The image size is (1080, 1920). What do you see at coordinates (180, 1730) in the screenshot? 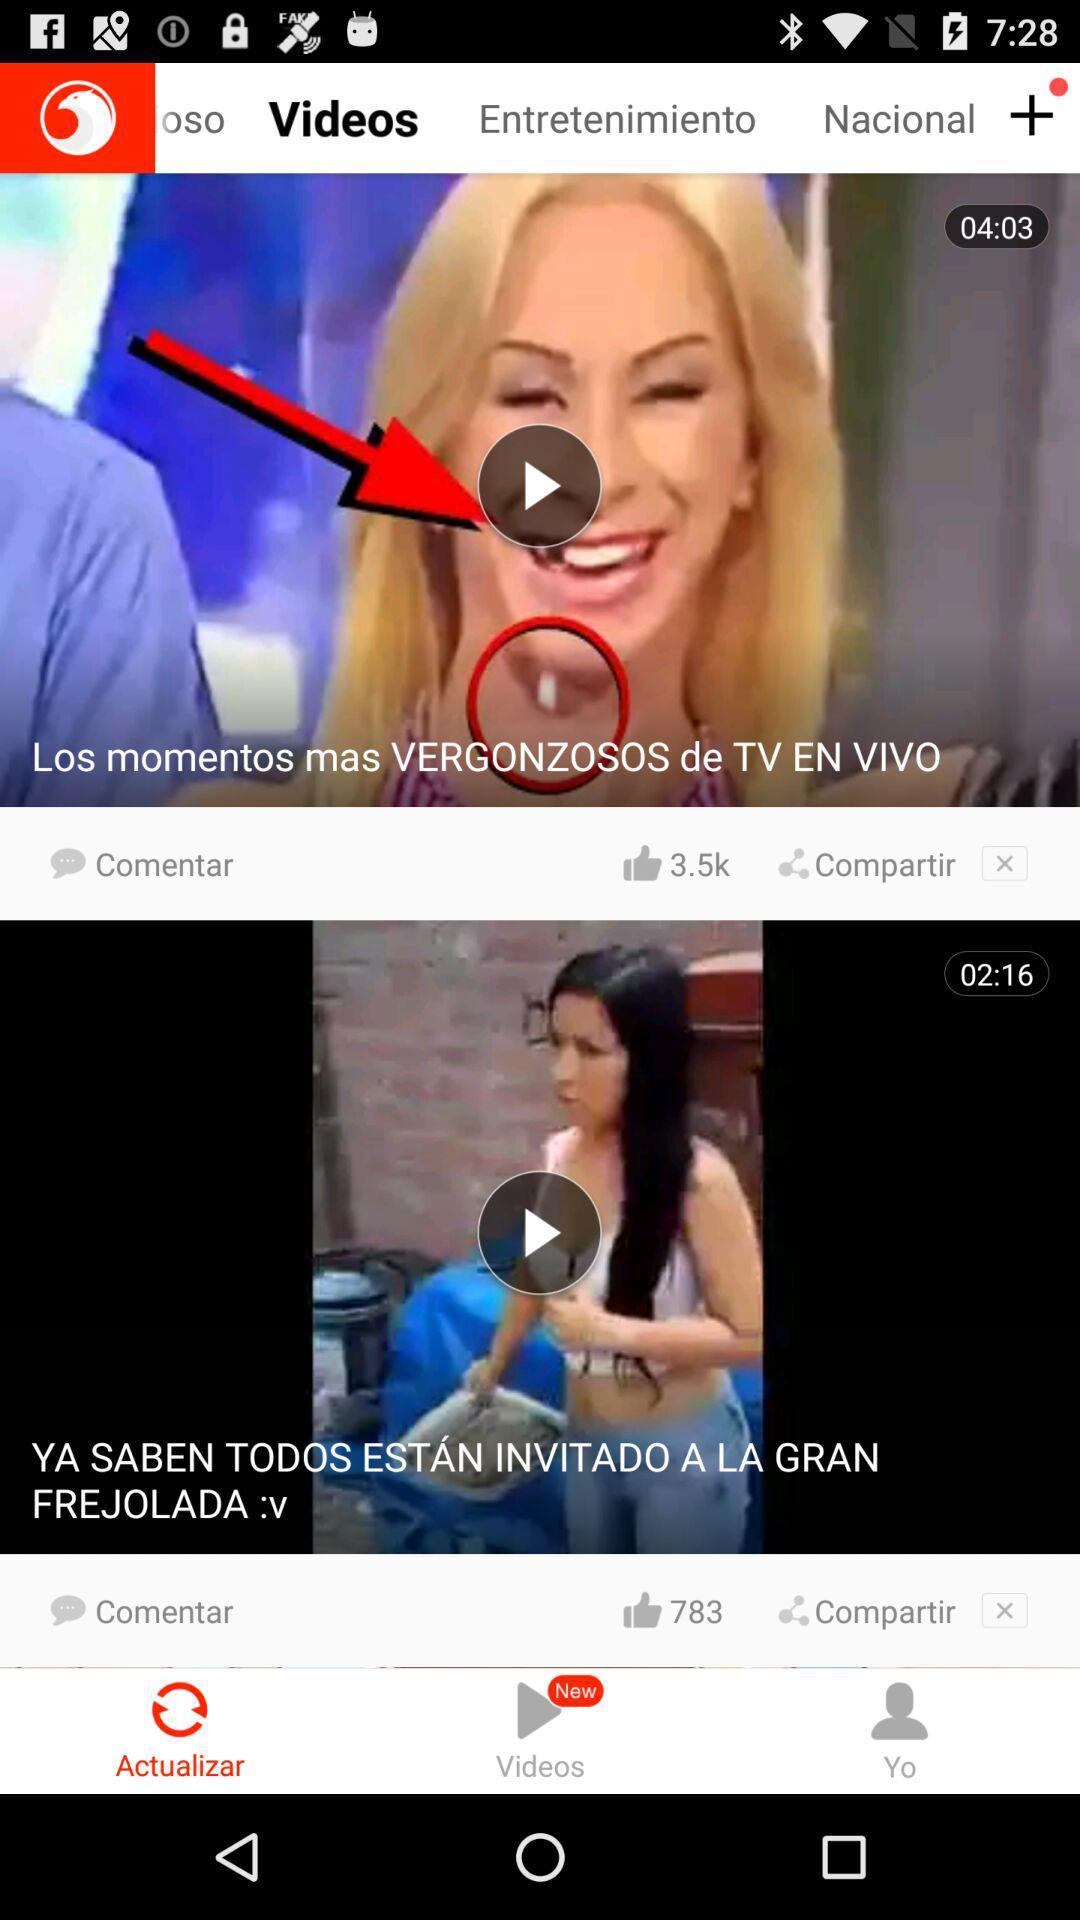
I see `the item to the left of videos radio button` at bounding box center [180, 1730].